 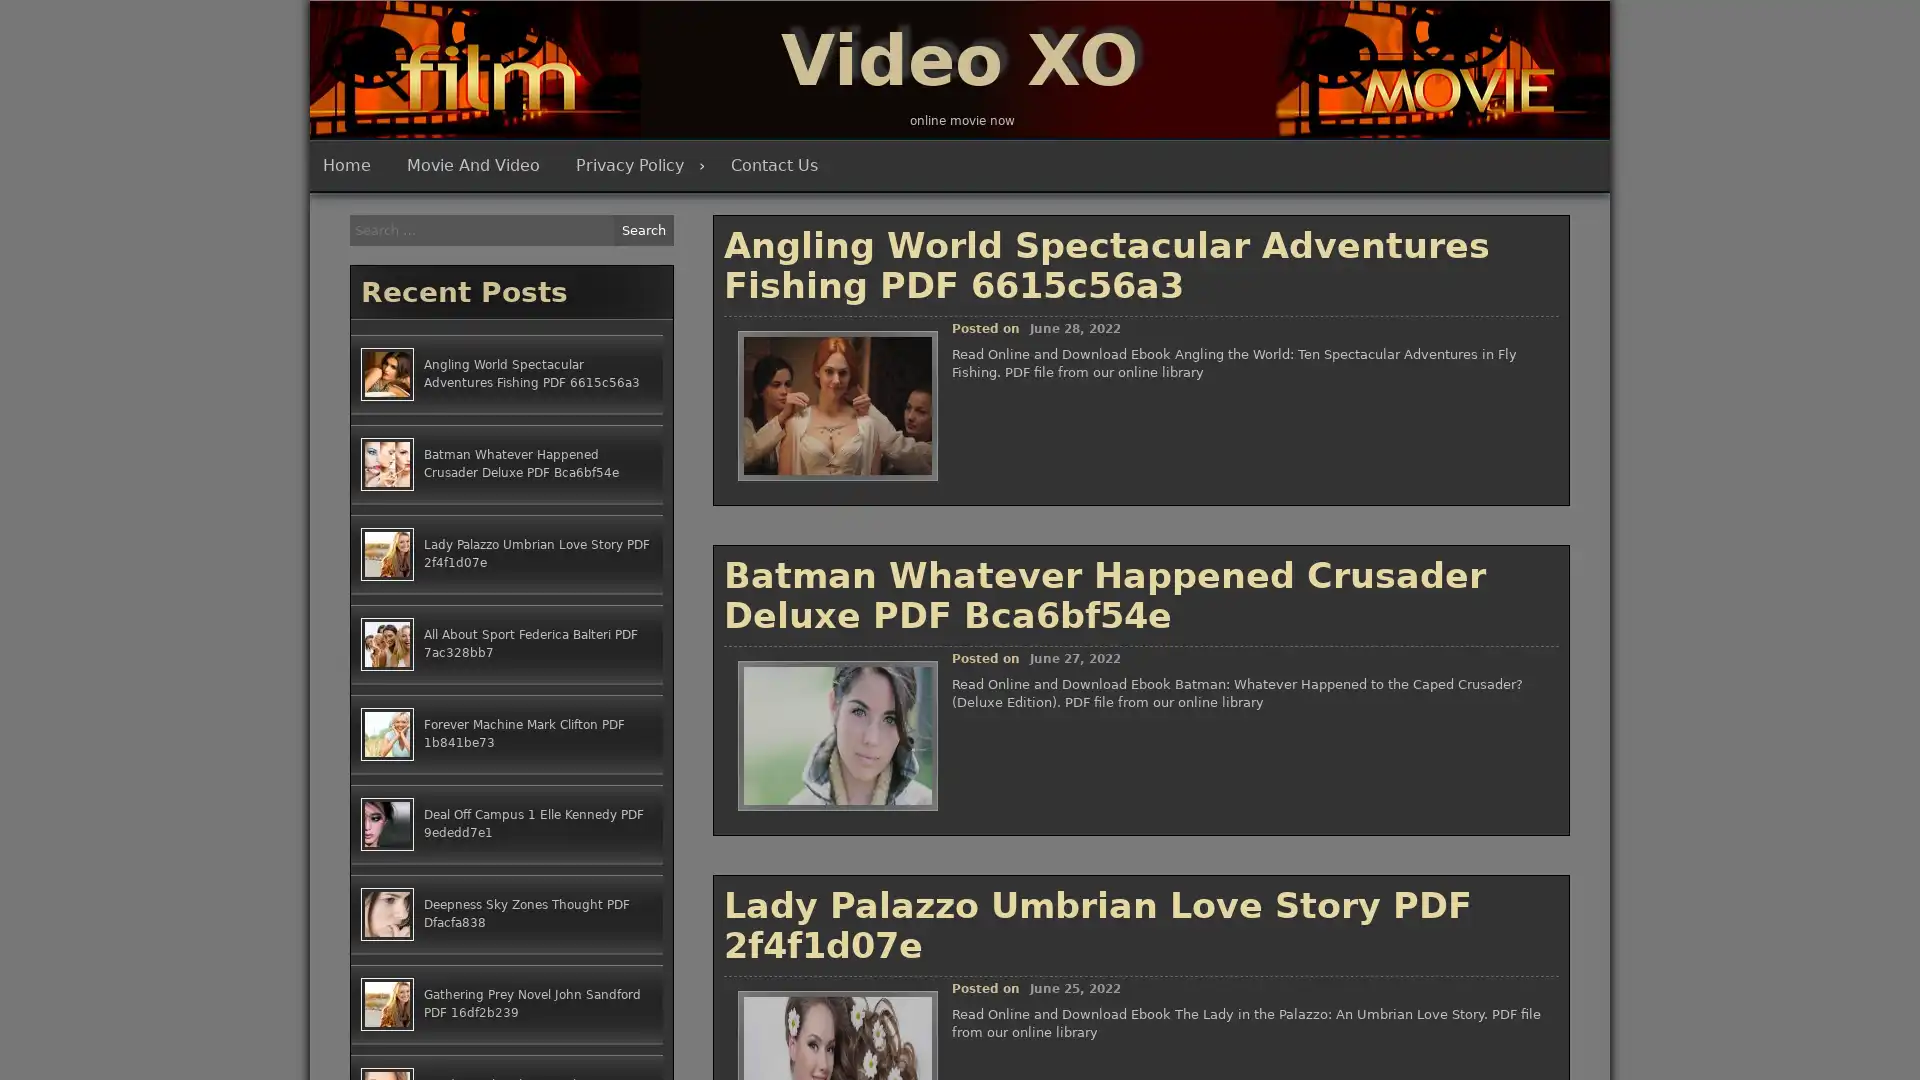 I want to click on Search, so click(x=643, y=229).